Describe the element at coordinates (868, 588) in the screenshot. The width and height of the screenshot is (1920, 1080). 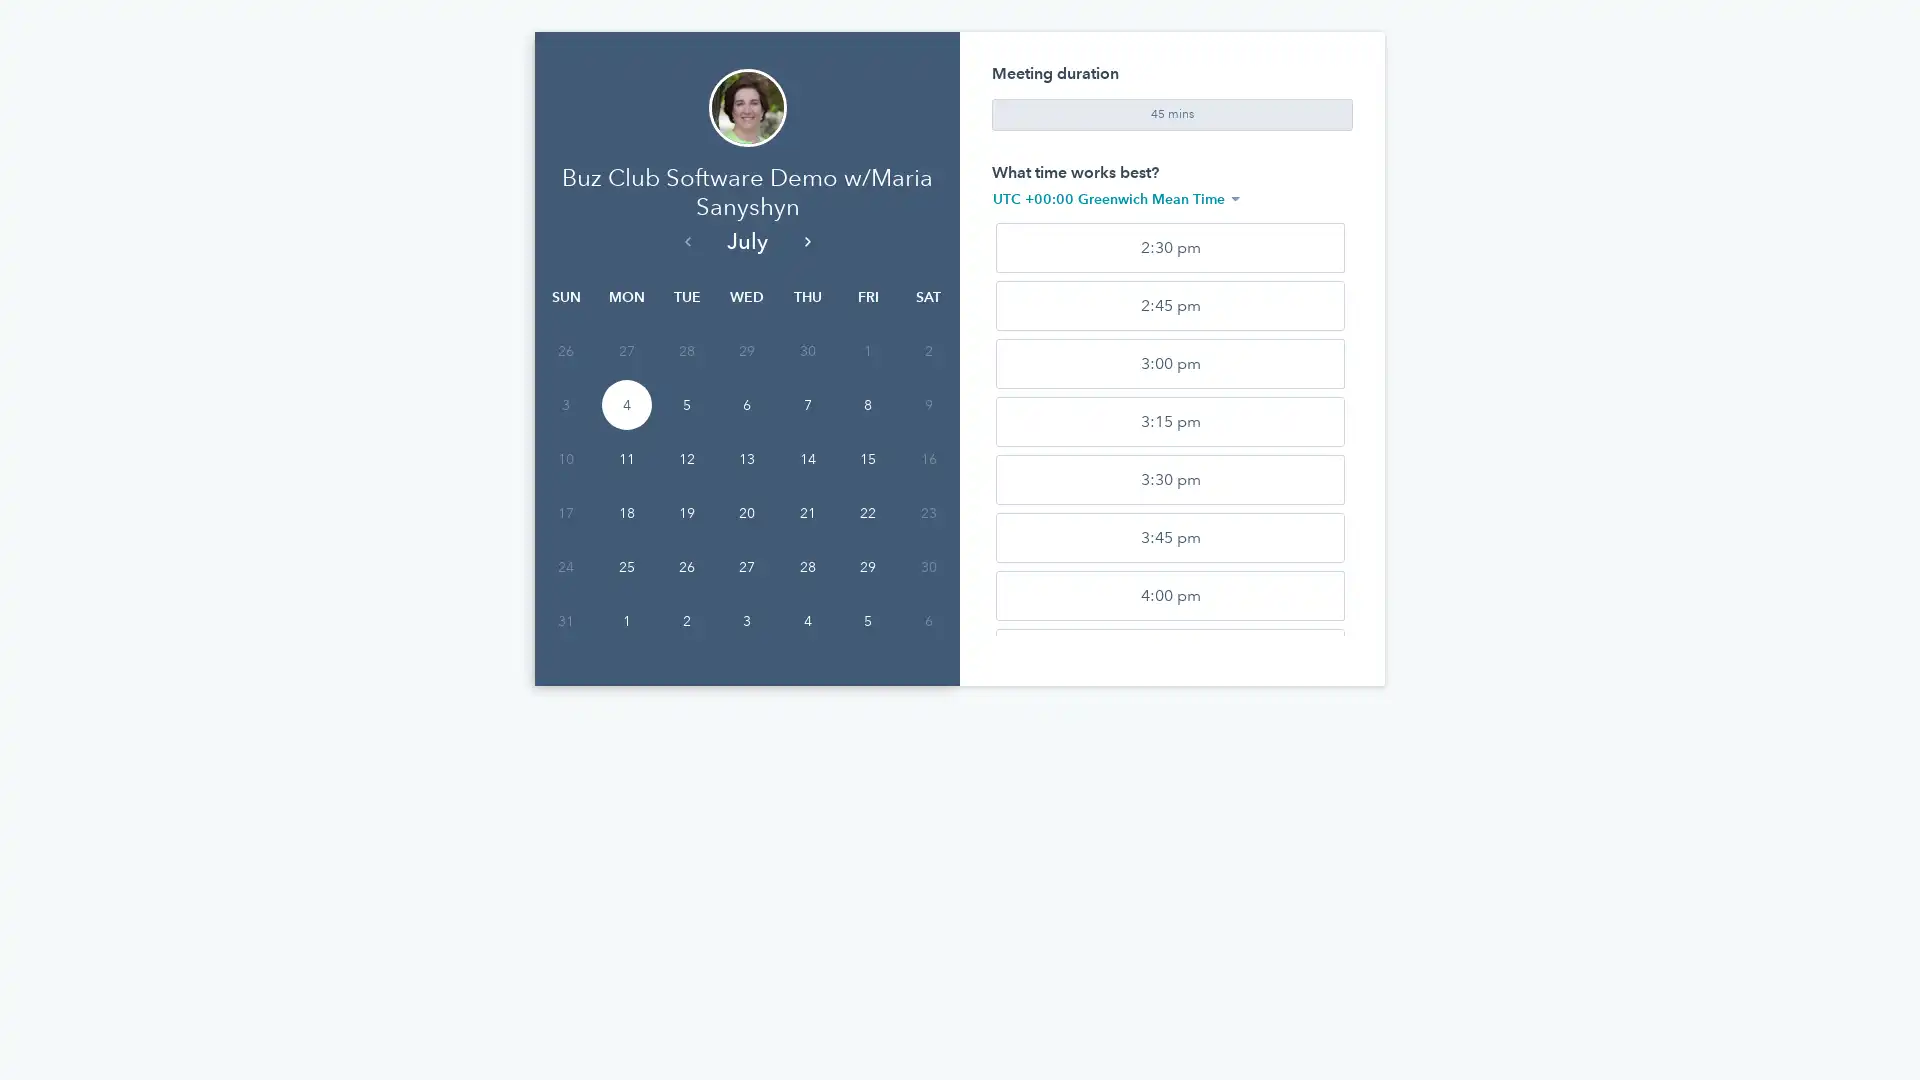
I see `July 22nd` at that location.